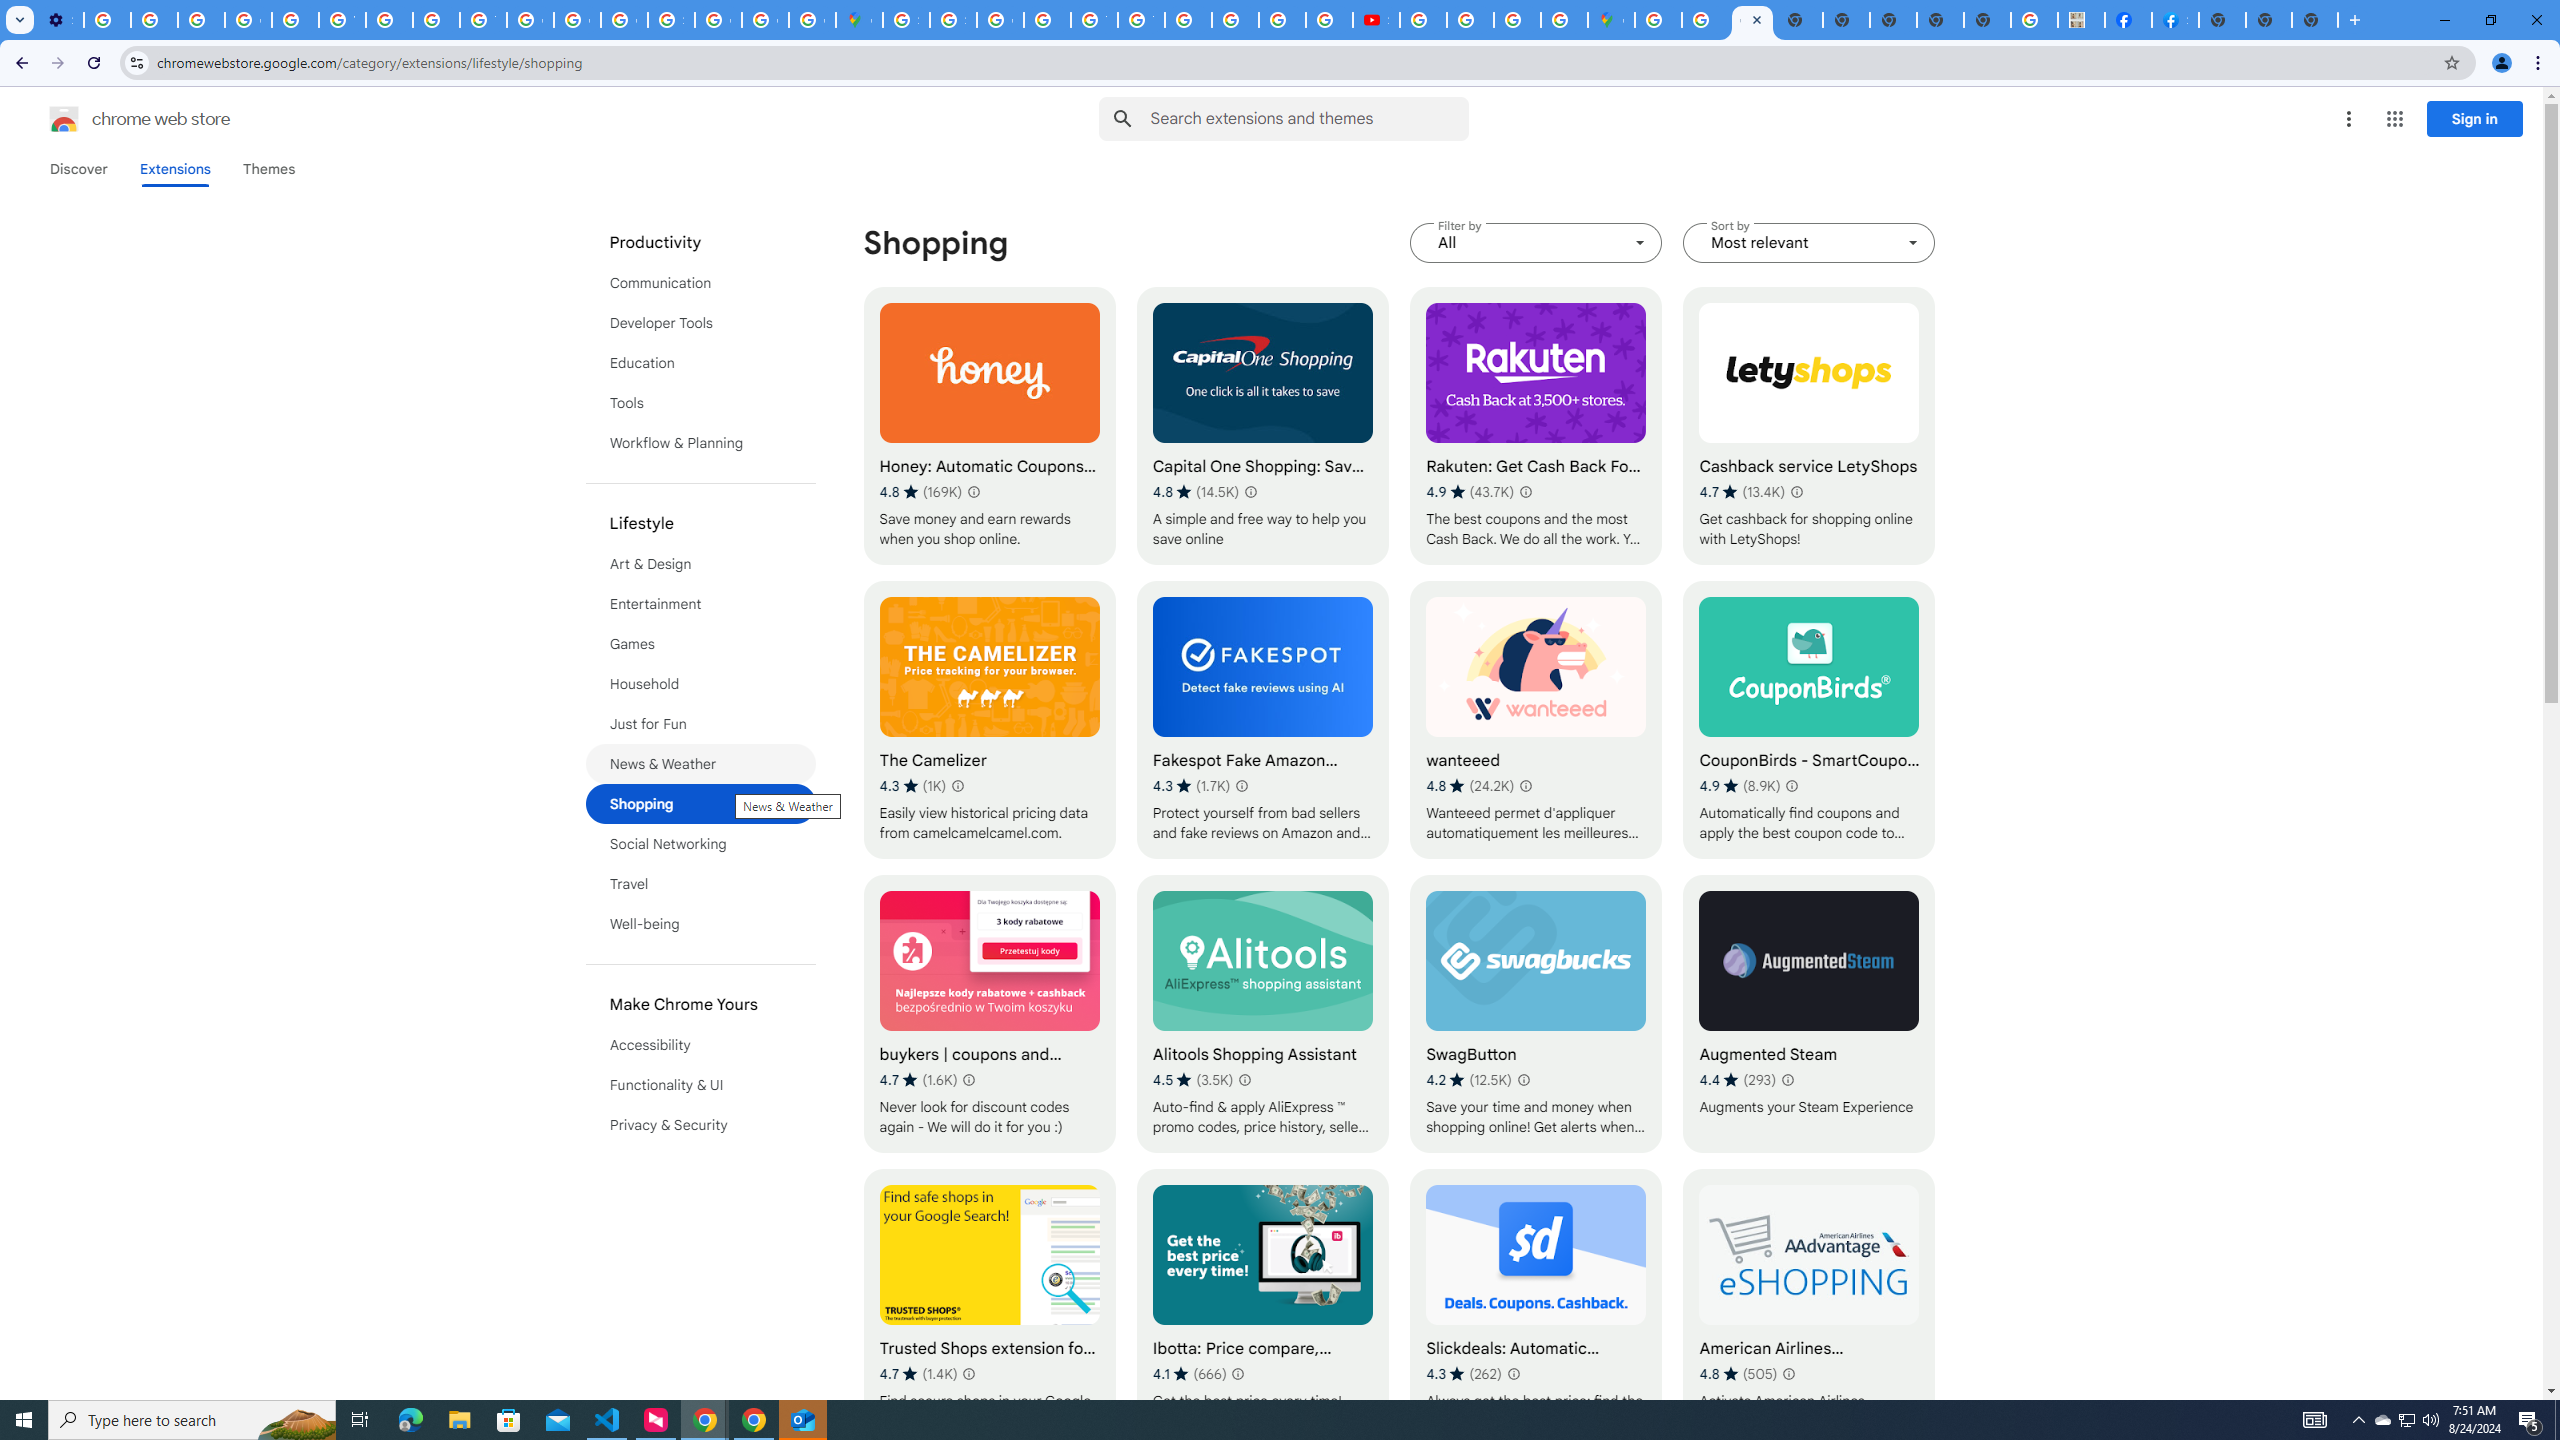 This screenshot has height=1440, width=2560. I want to click on 'Trusted Shops extension for Google Chrome', so click(988, 1307).